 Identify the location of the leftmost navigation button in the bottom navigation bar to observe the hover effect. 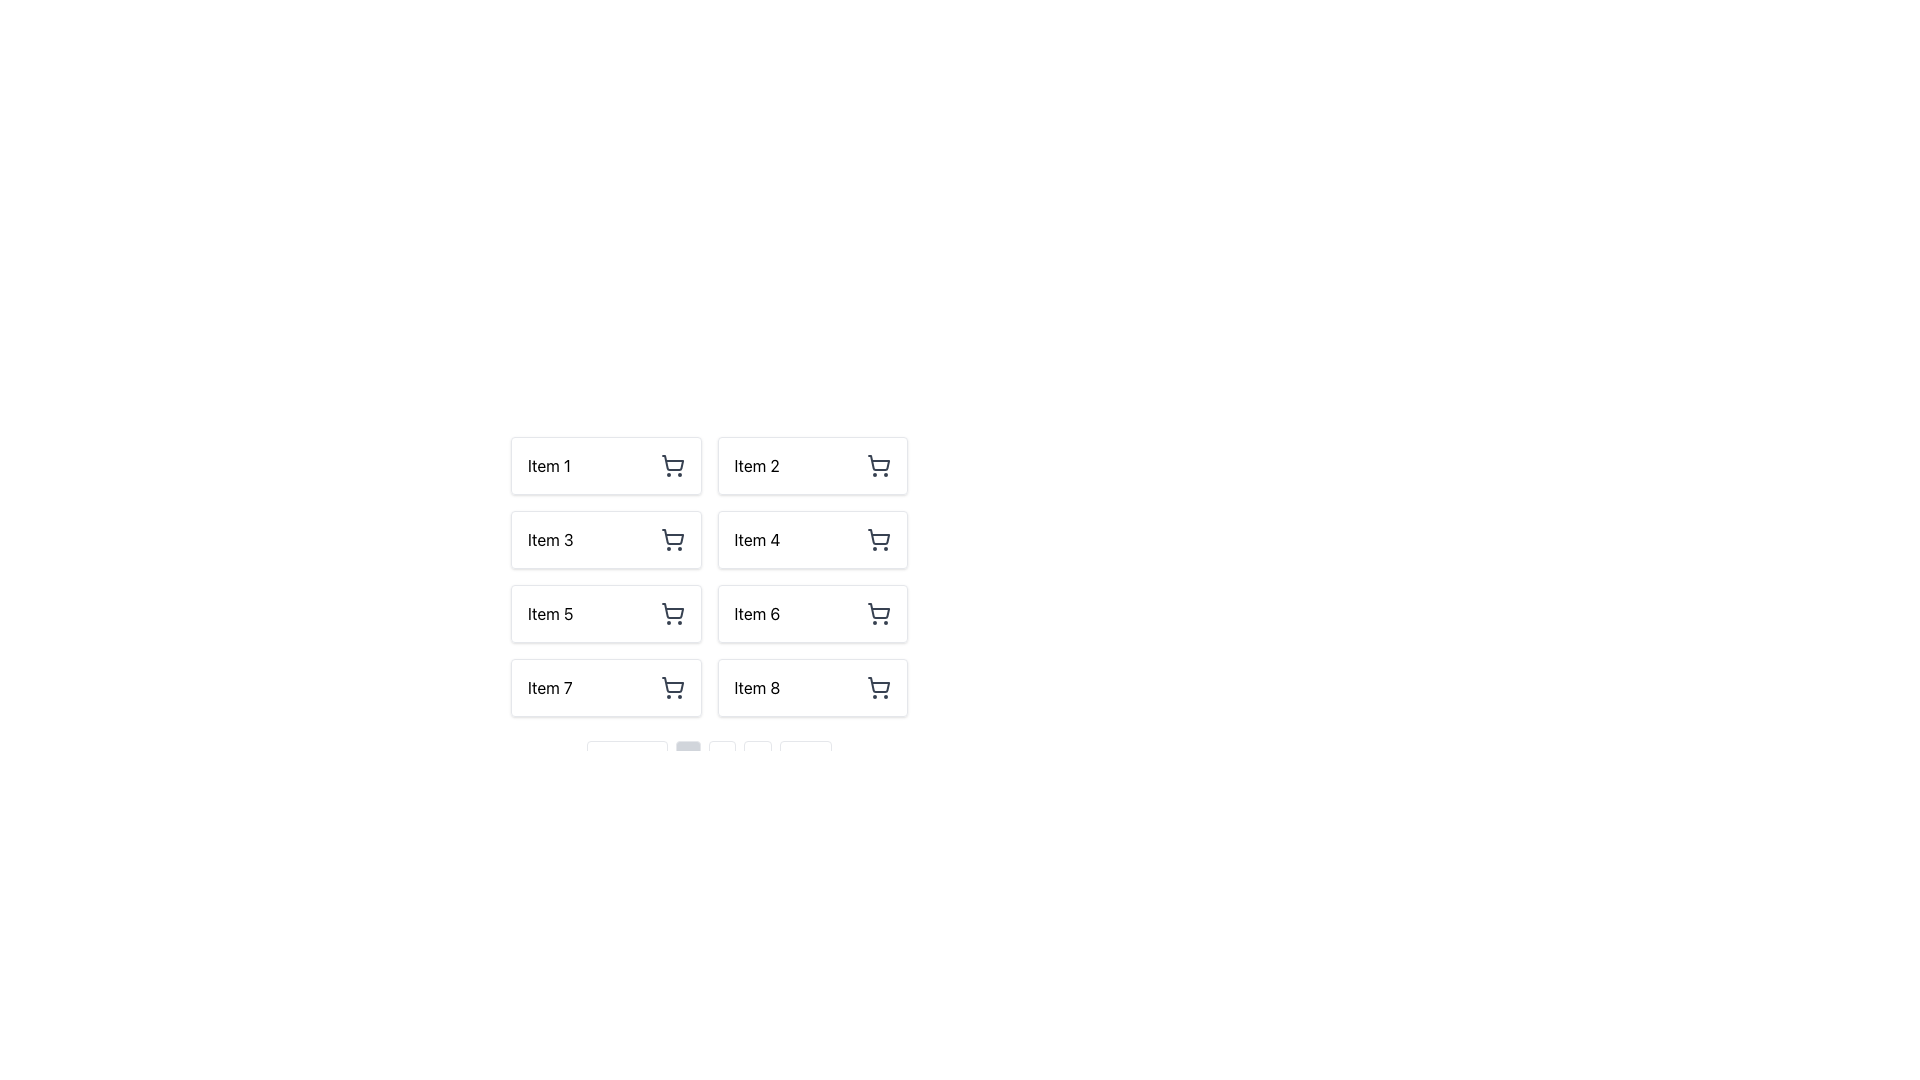
(626, 762).